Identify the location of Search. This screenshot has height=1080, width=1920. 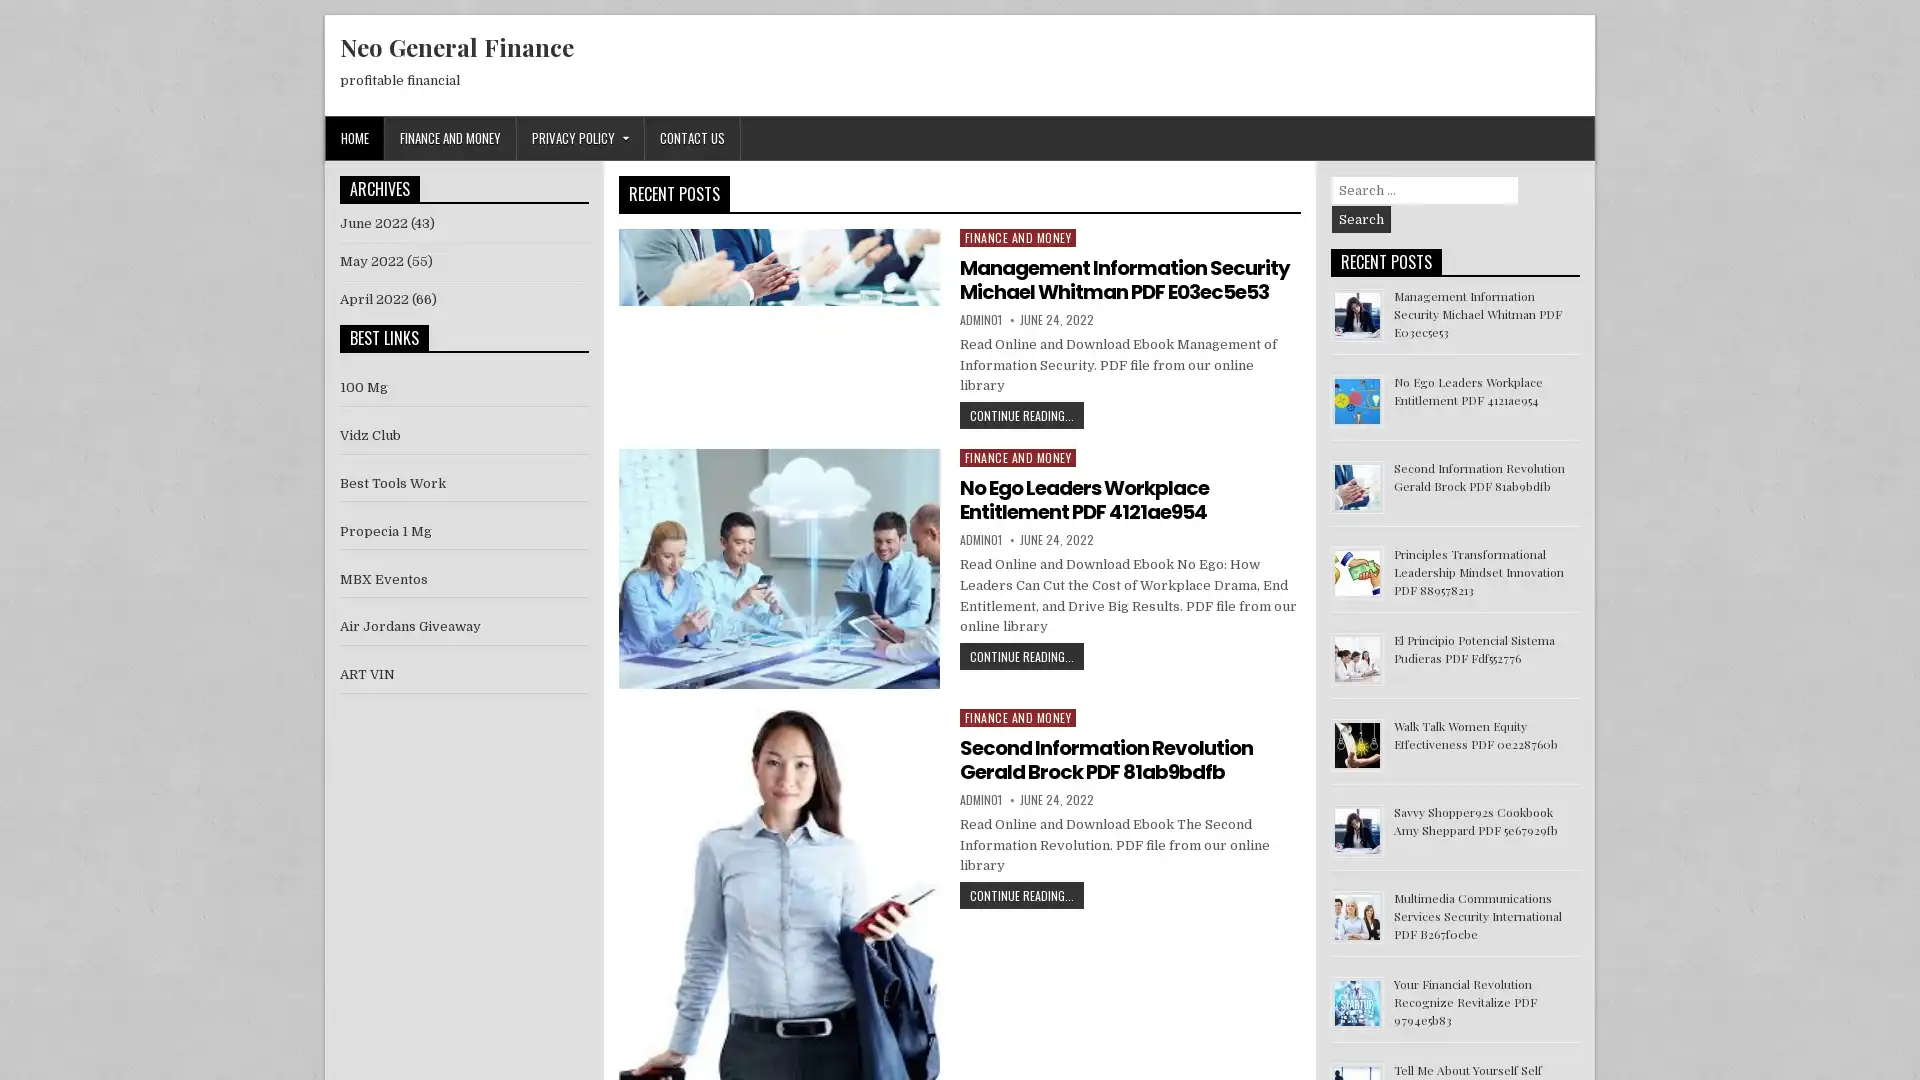
(1360, 219).